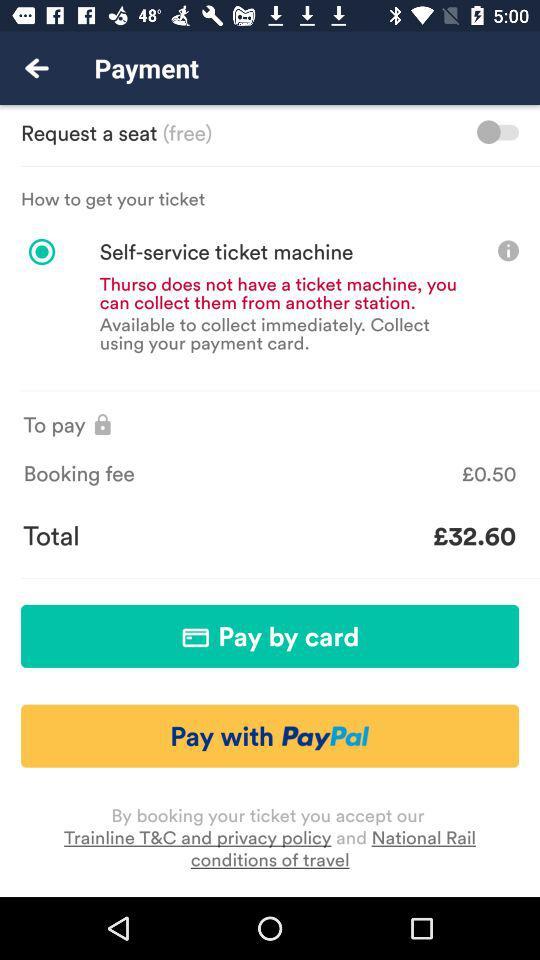  What do you see at coordinates (198, 251) in the screenshot?
I see `the item above the thurso does not` at bounding box center [198, 251].